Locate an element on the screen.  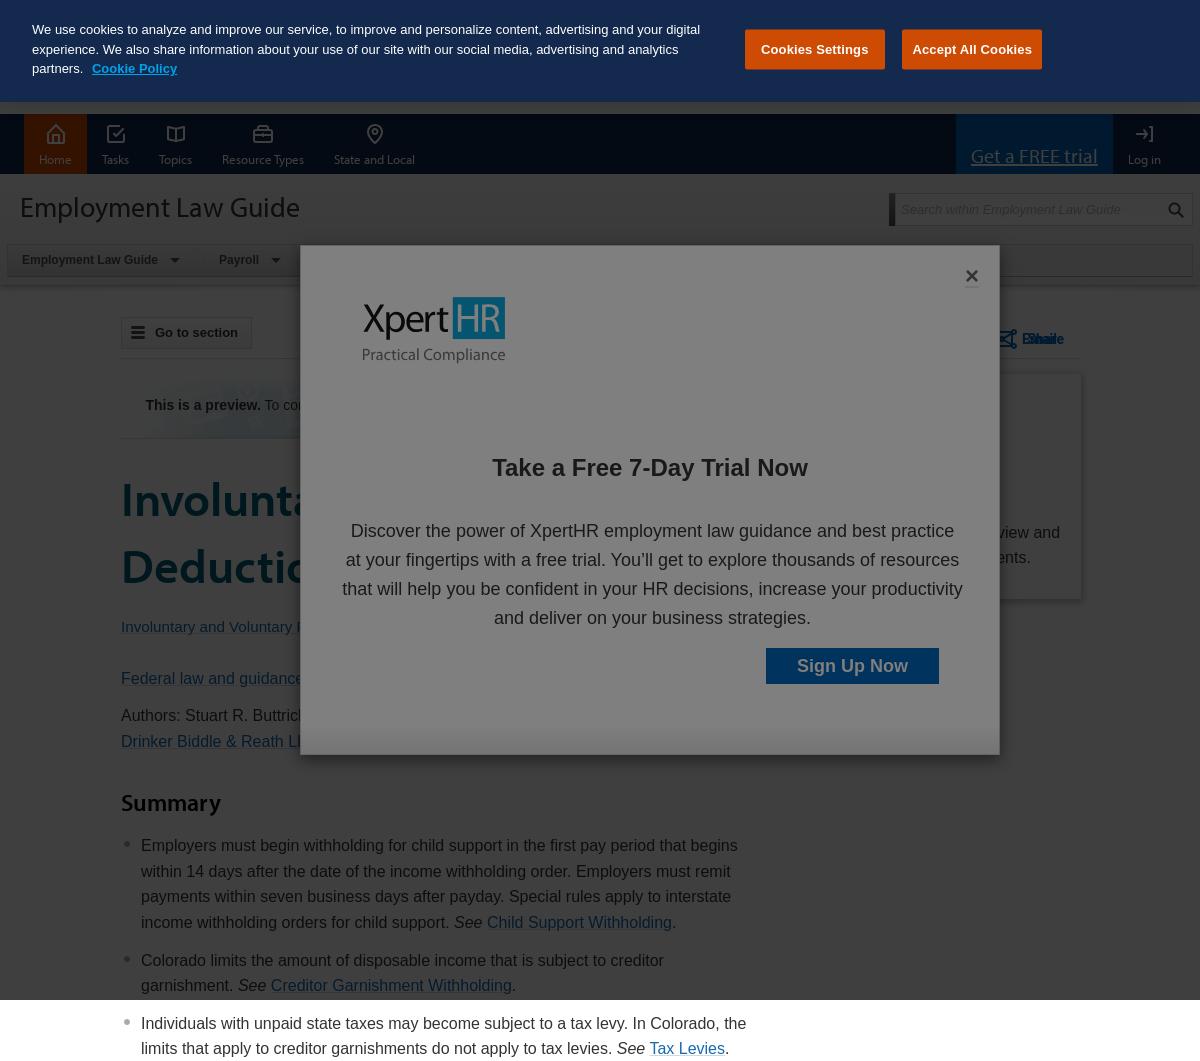
'Colorado limits the amount of disposable income that is subject to creditor garnishment.' is located at coordinates (402, 971).